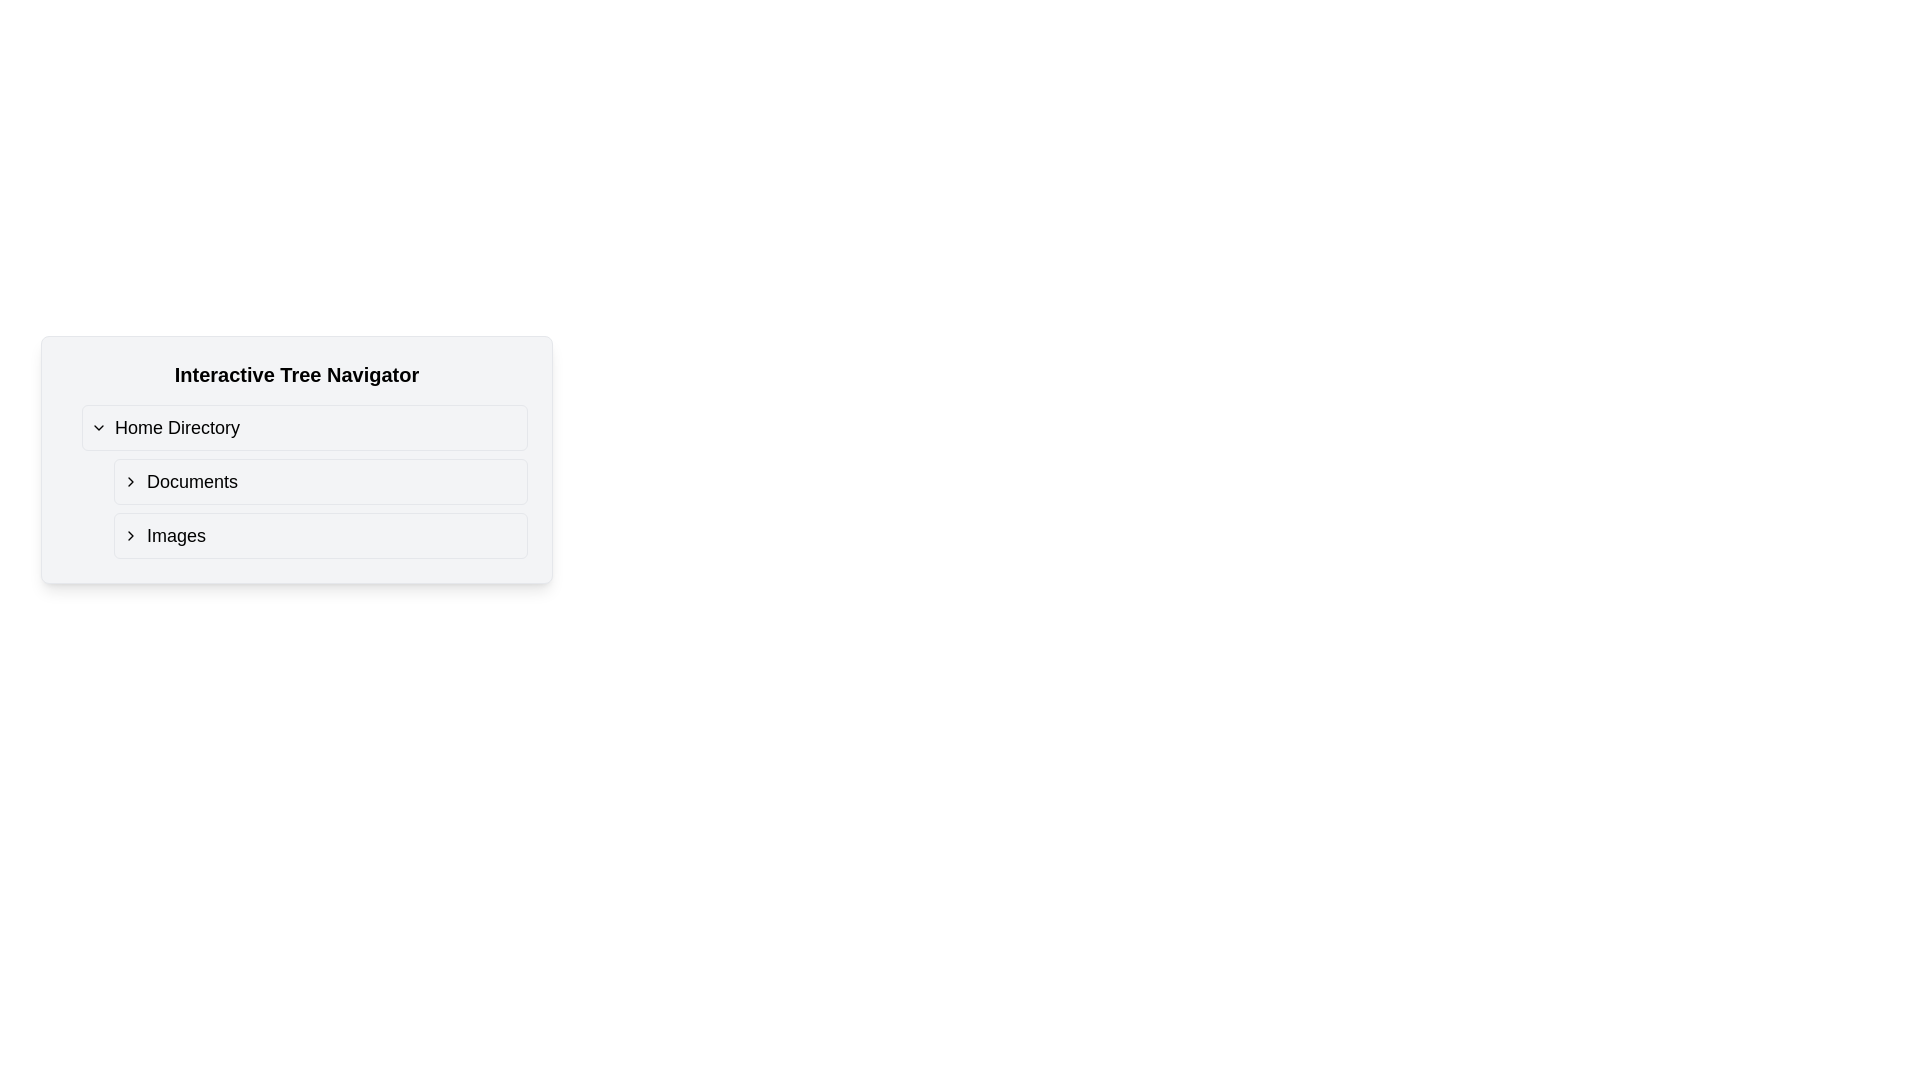 This screenshot has height=1080, width=1920. I want to click on the 'Documents' section in the tree navigation, so click(321, 482).